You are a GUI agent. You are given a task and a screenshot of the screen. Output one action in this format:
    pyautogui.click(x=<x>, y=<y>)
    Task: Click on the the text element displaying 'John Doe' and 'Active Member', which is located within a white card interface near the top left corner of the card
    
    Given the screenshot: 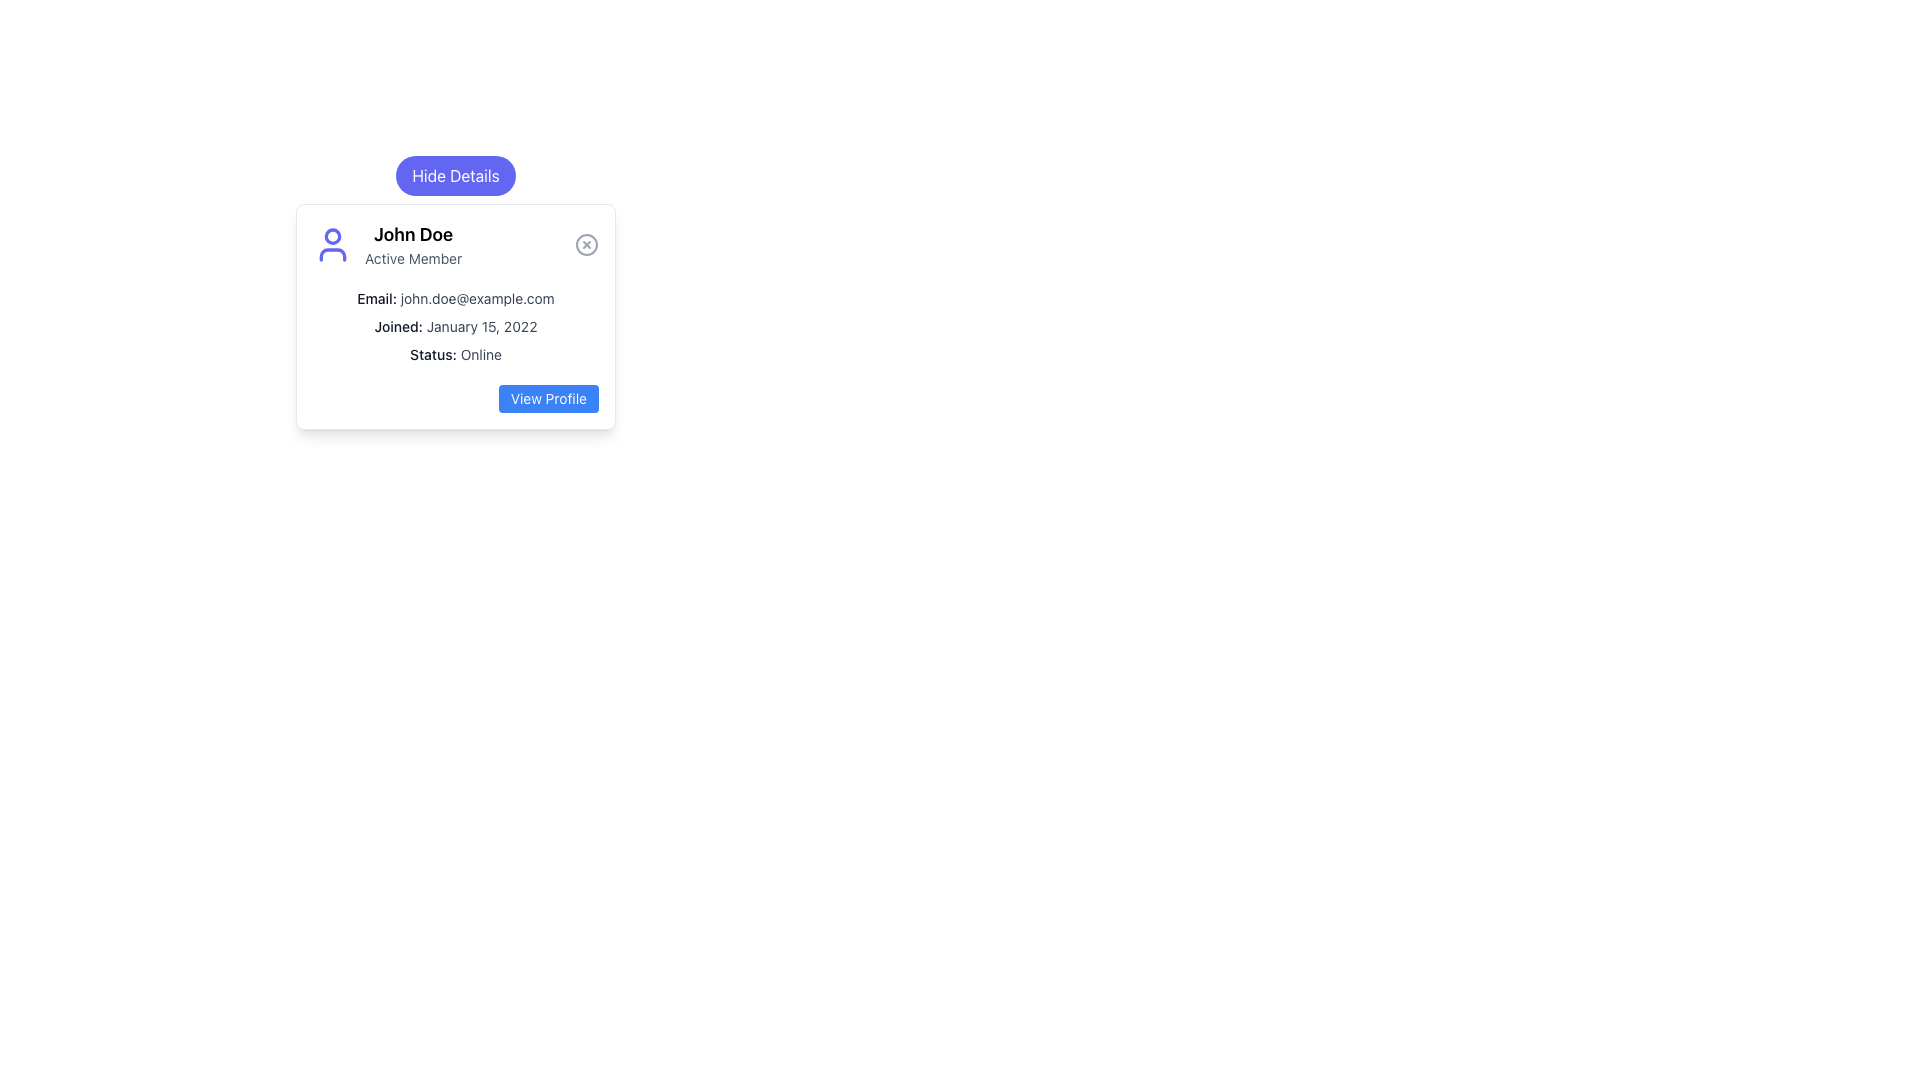 What is the action you would take?
    pyautogui.click(x=412, y=244)
    